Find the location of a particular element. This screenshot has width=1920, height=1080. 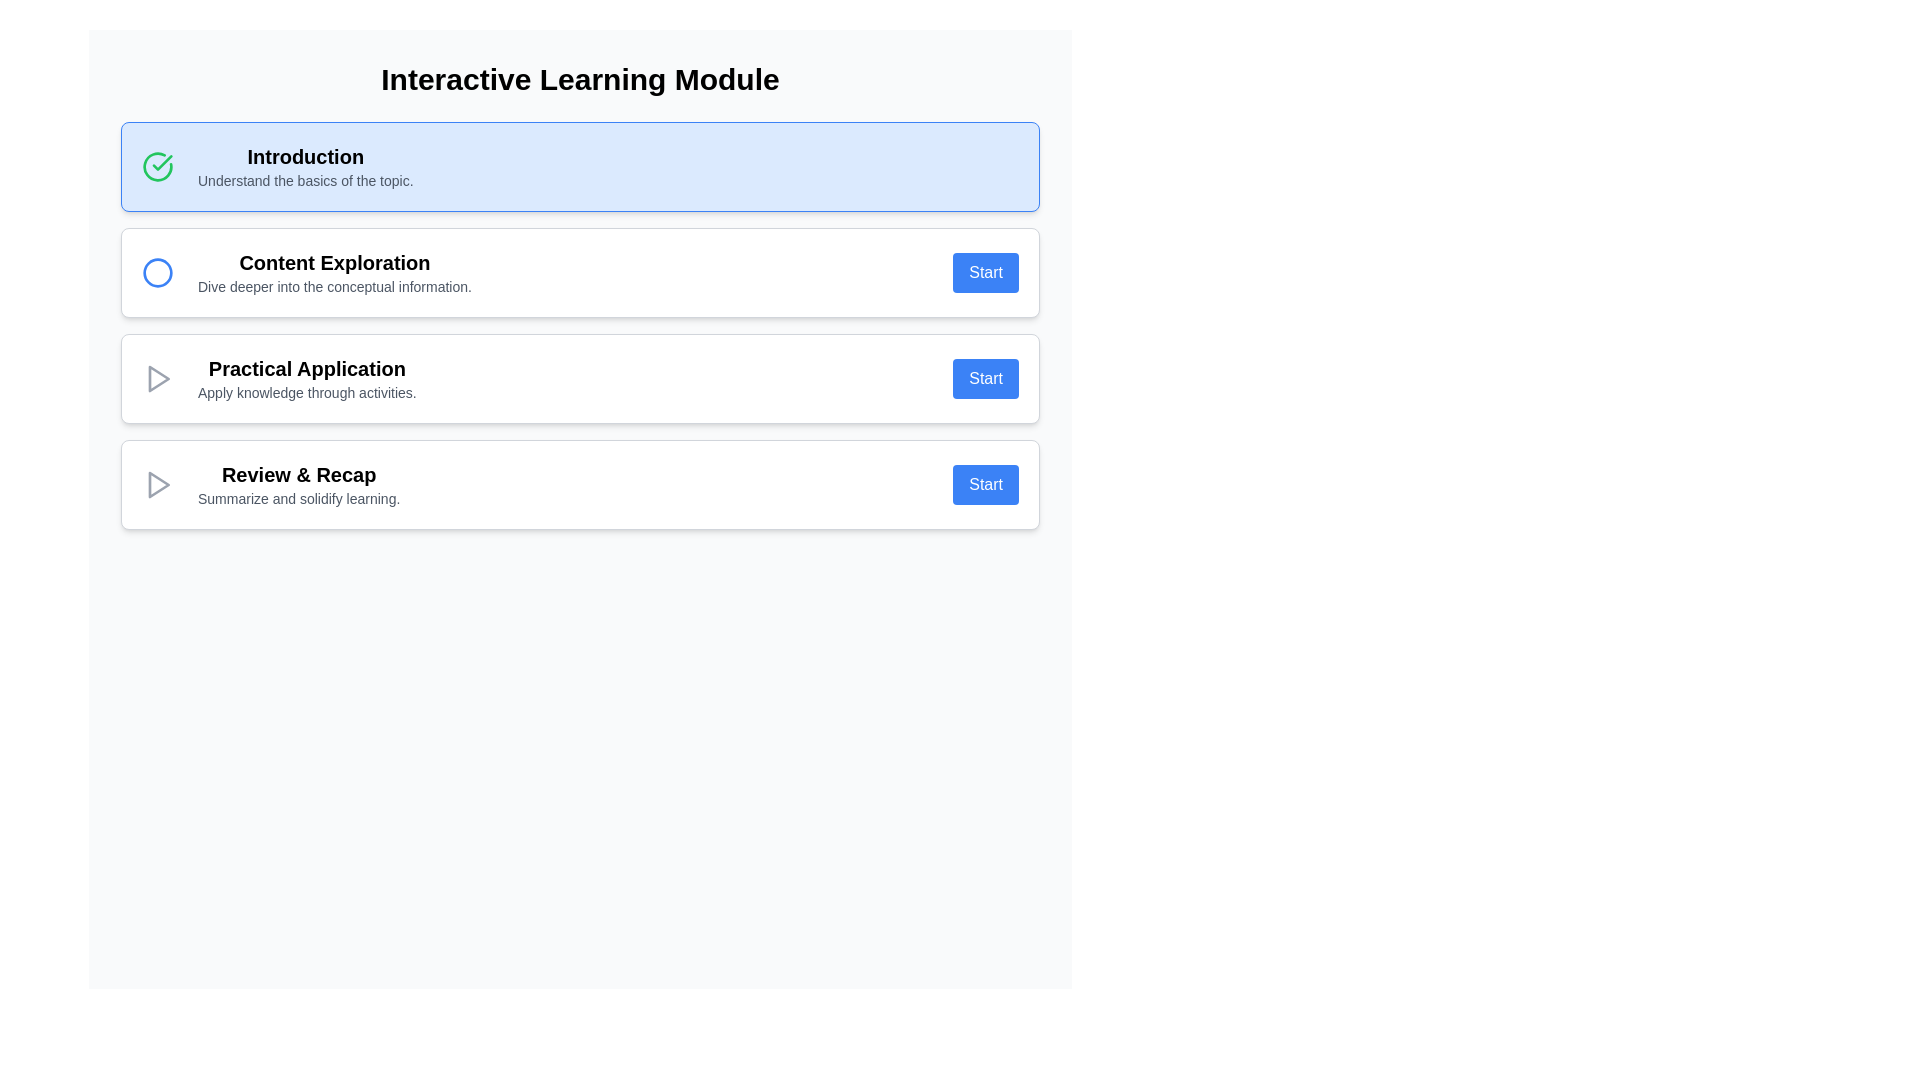

the 'Content Exploration' static text element, which serves as a visual cue to delineate sections of the interface is located at coordinates (335, 261).